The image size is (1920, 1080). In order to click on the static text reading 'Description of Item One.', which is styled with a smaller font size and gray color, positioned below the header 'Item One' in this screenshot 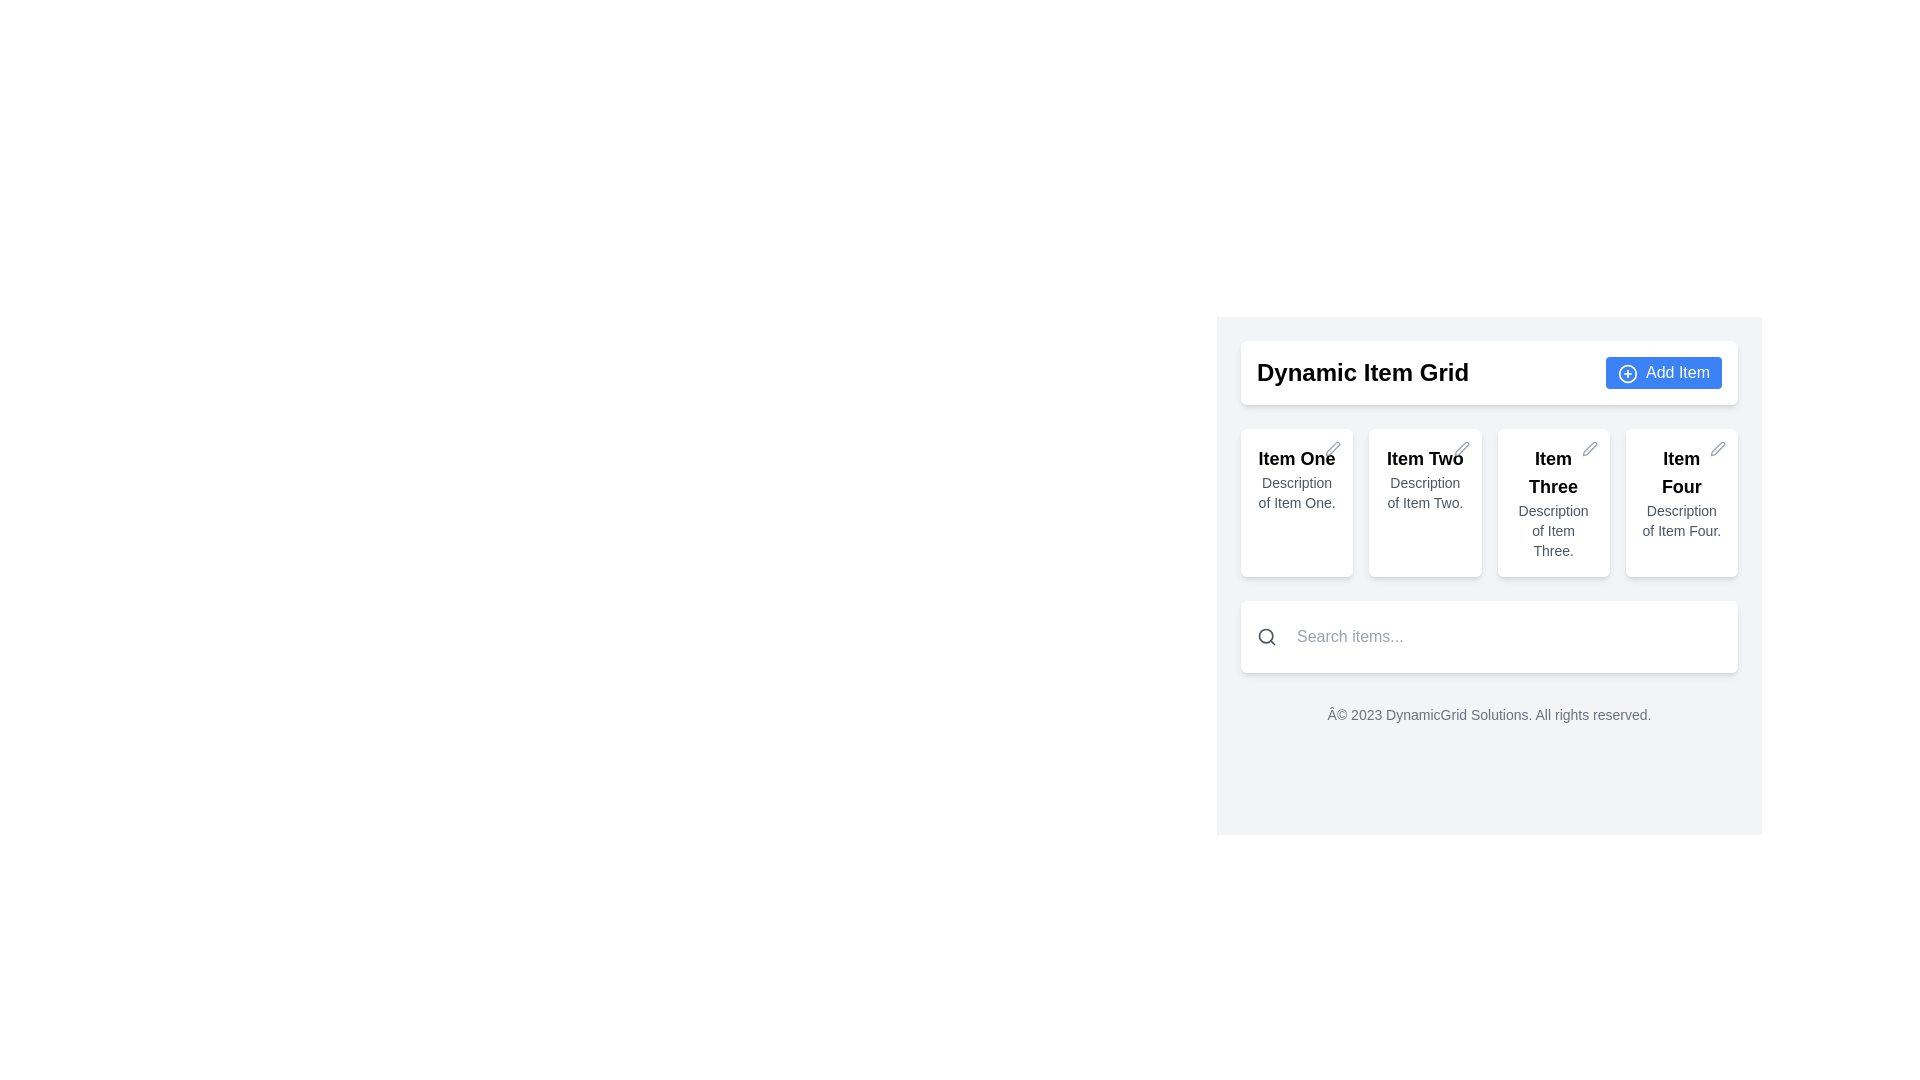, I will do `click(1297, 493)`.